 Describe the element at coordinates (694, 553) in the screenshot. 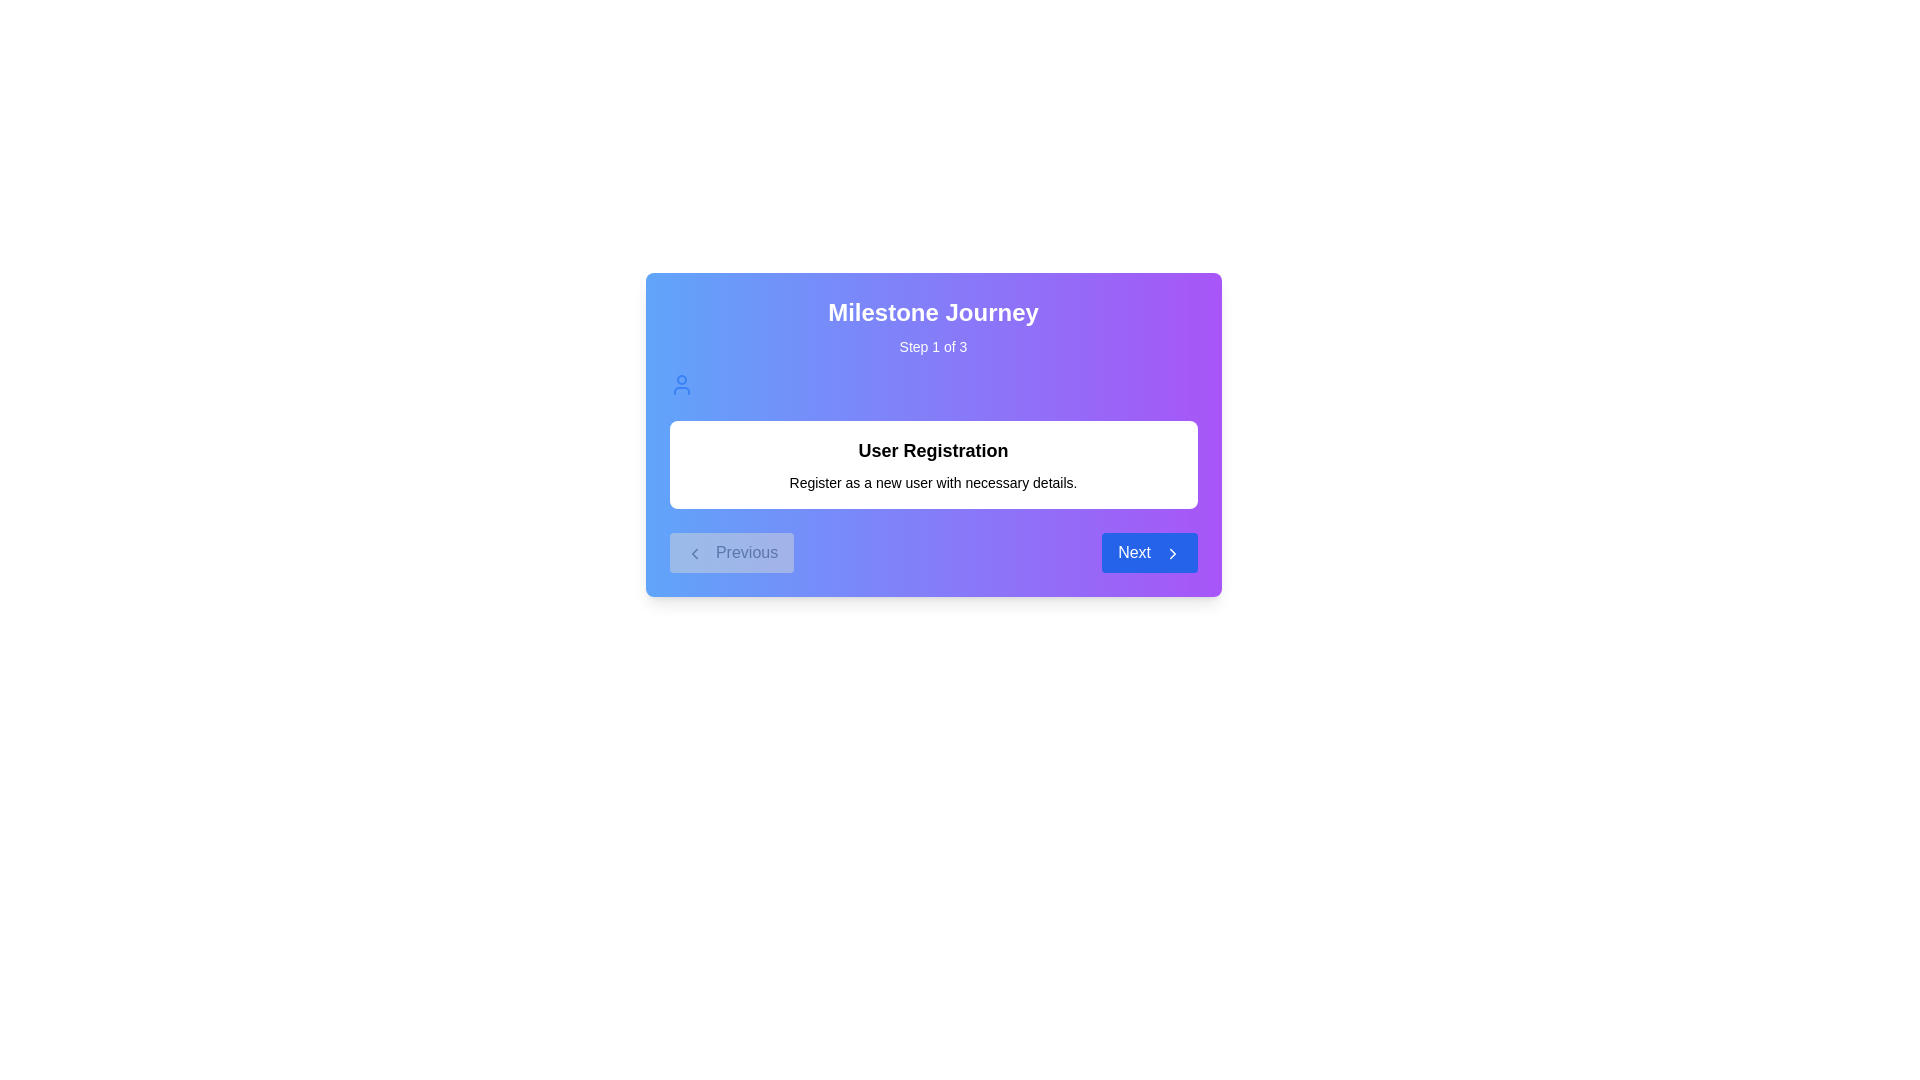

I see `the left-pointing chevron icon inside the 'Previous' button located at the bottom-left corner of the 'User Registration' card interface` at that location.